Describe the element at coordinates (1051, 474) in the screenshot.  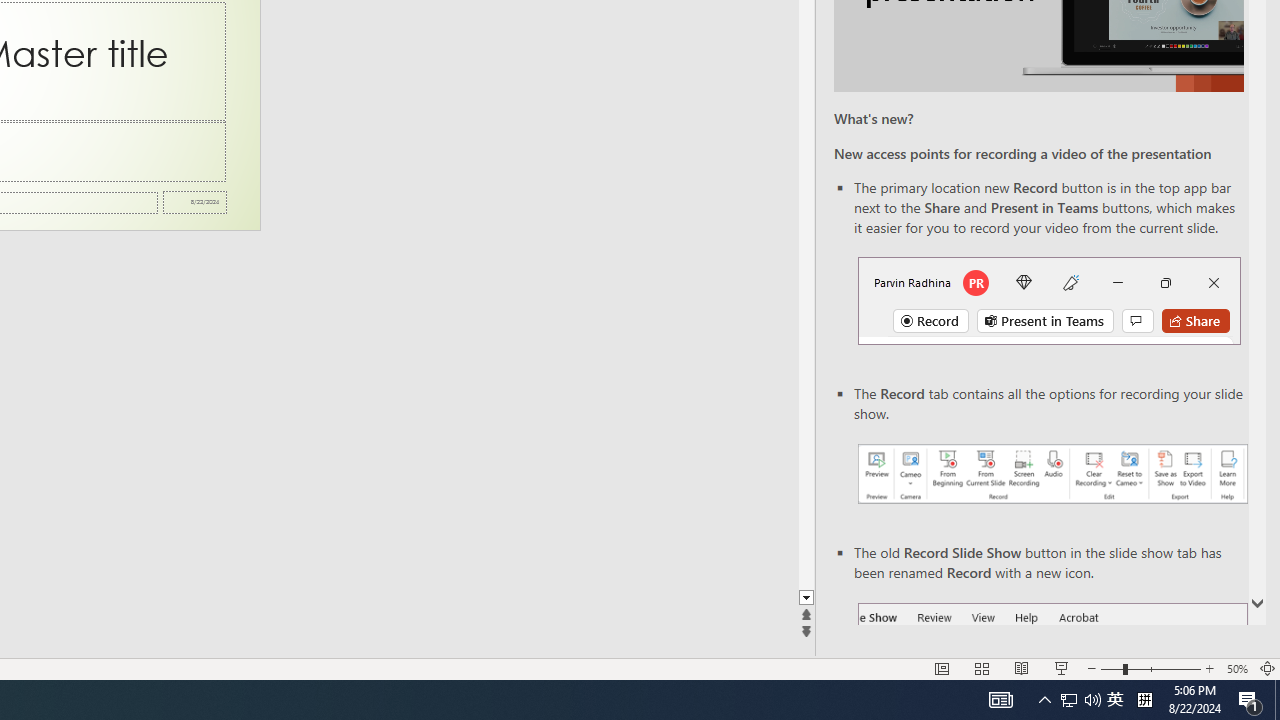
I see `'Record your presentations screenshot one'` at that location.